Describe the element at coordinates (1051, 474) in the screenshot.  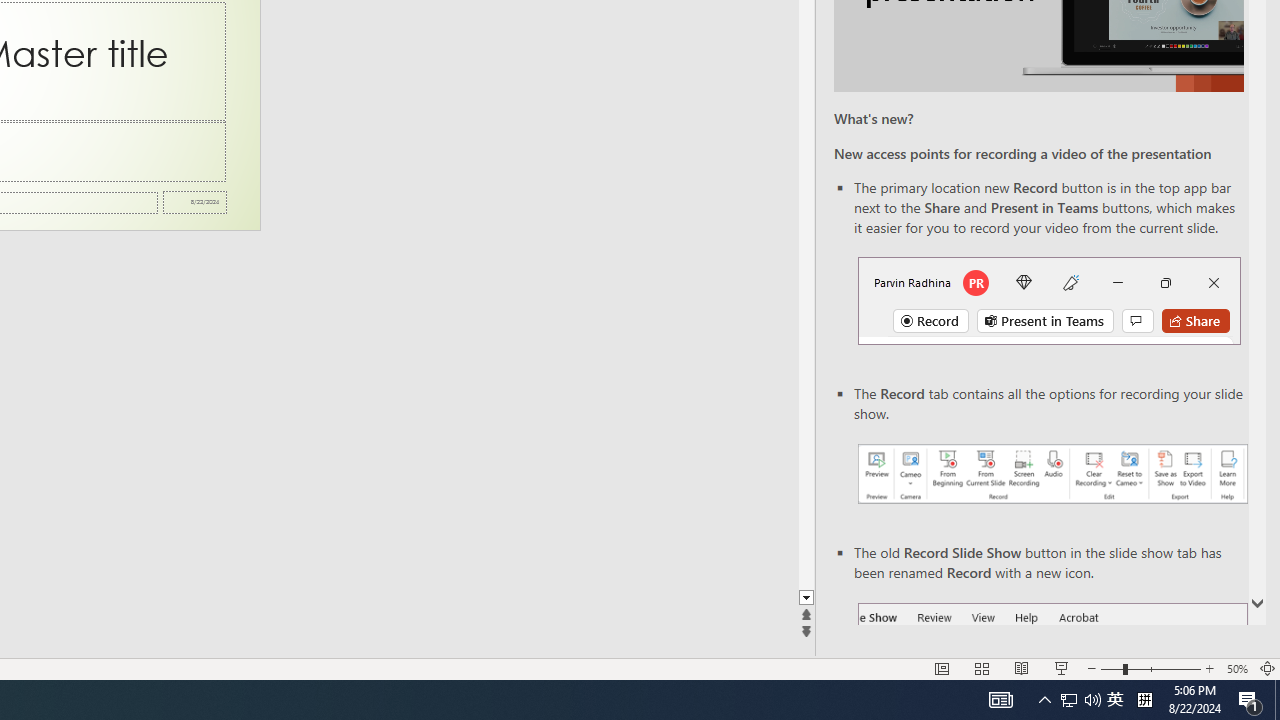
I see `'Record your presentations screenshot one'` at that location.